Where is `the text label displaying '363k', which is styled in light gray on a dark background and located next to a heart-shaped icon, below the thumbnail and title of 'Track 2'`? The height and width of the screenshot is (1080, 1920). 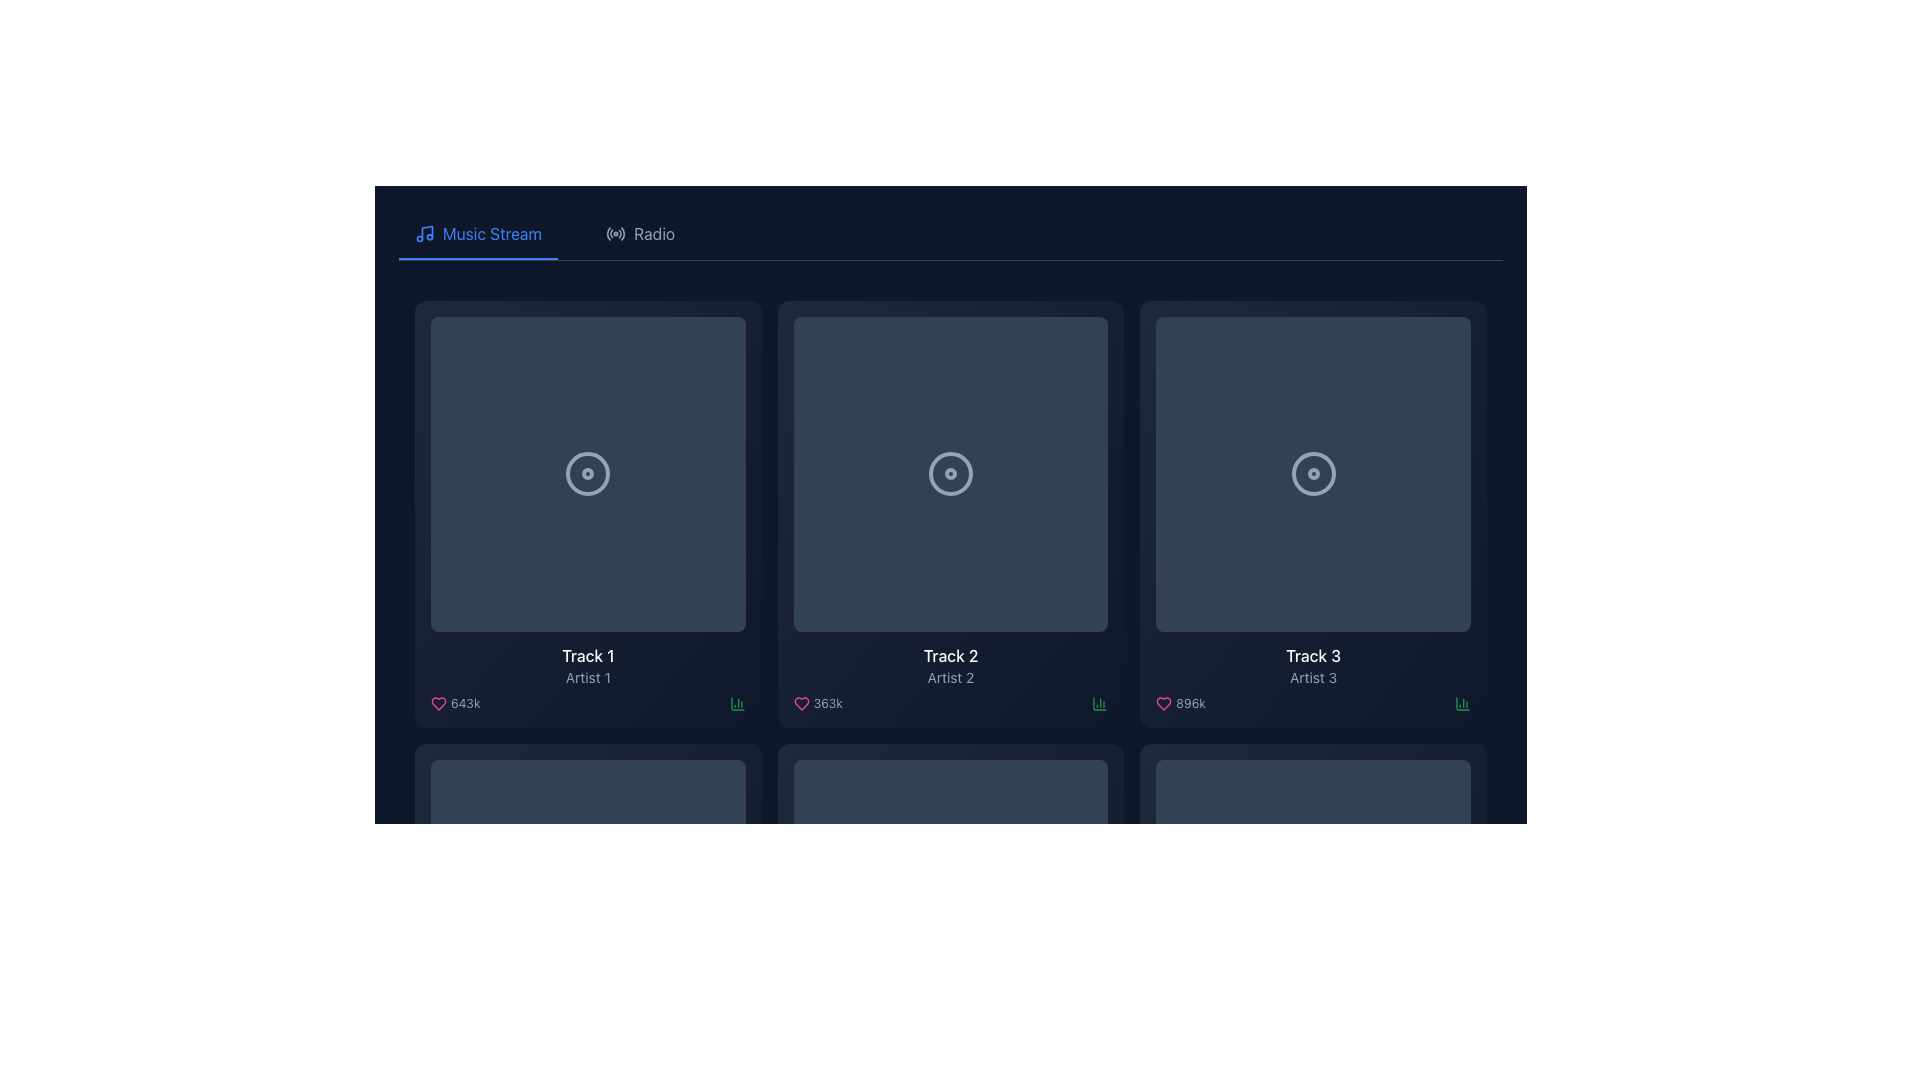 the text label displaying '363k', which is styled in light gray on a dark background and located next to a heart-shaped icon, below the thumbnail and title of 'Track 2' is located at coordinates (828, 702).